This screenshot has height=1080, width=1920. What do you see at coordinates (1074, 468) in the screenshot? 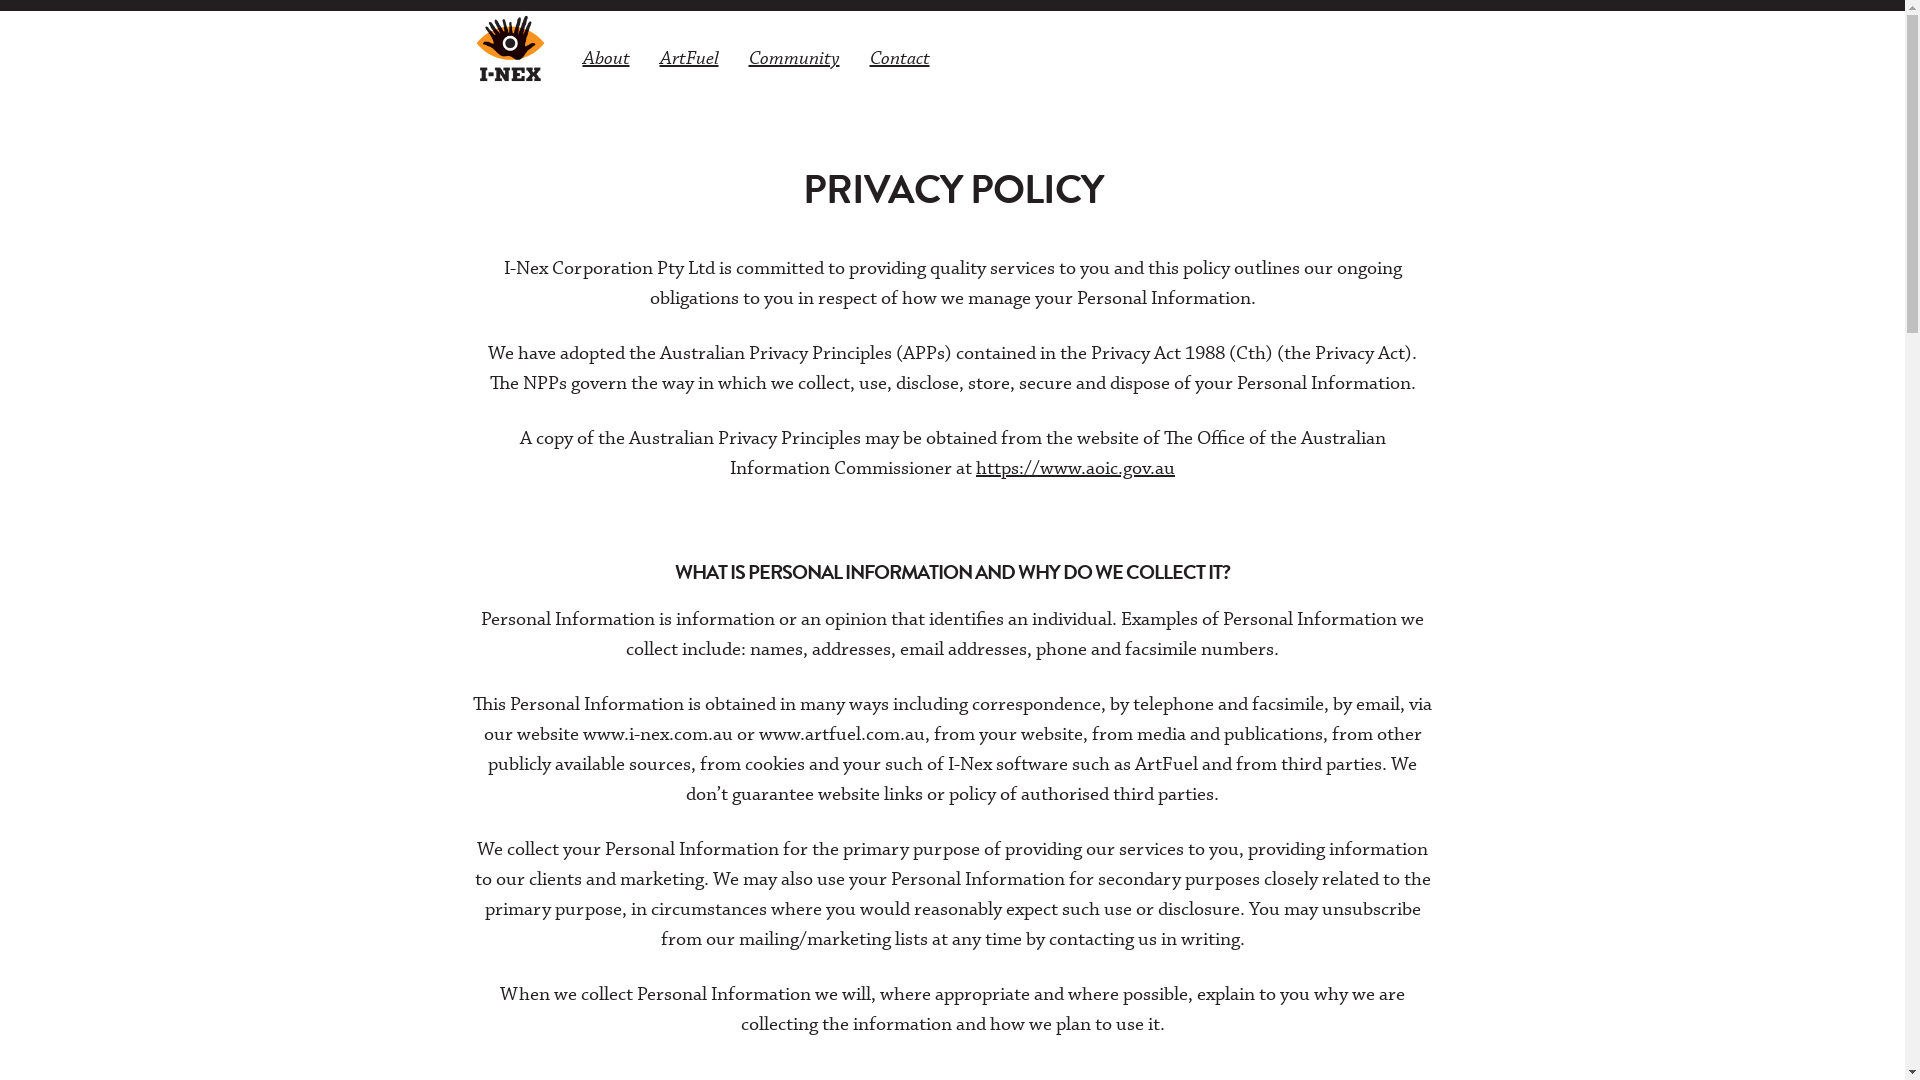
I see `'https://www.aoic.gov.au'` at bounding box center [1074, 468].